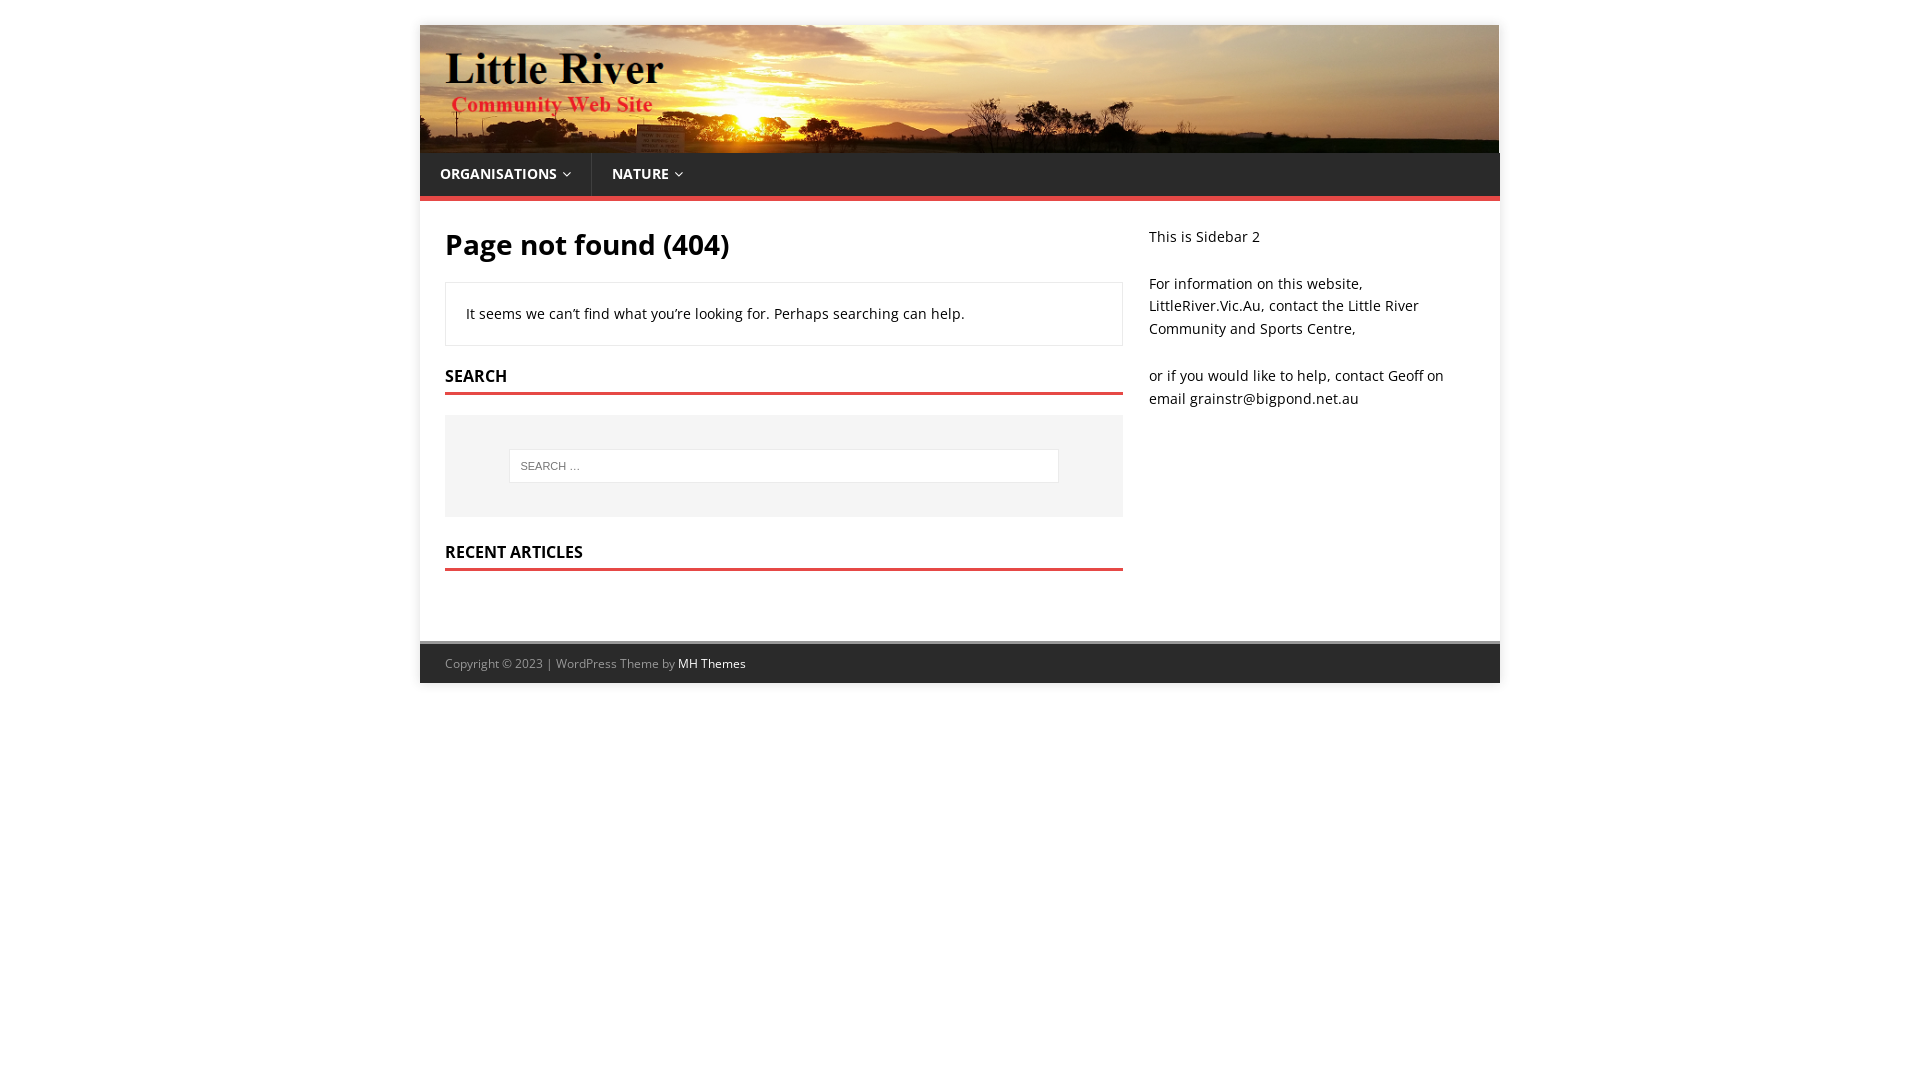 The image size is (1920, 1080). I want to click on 'MH Themes', so click(677, 663).